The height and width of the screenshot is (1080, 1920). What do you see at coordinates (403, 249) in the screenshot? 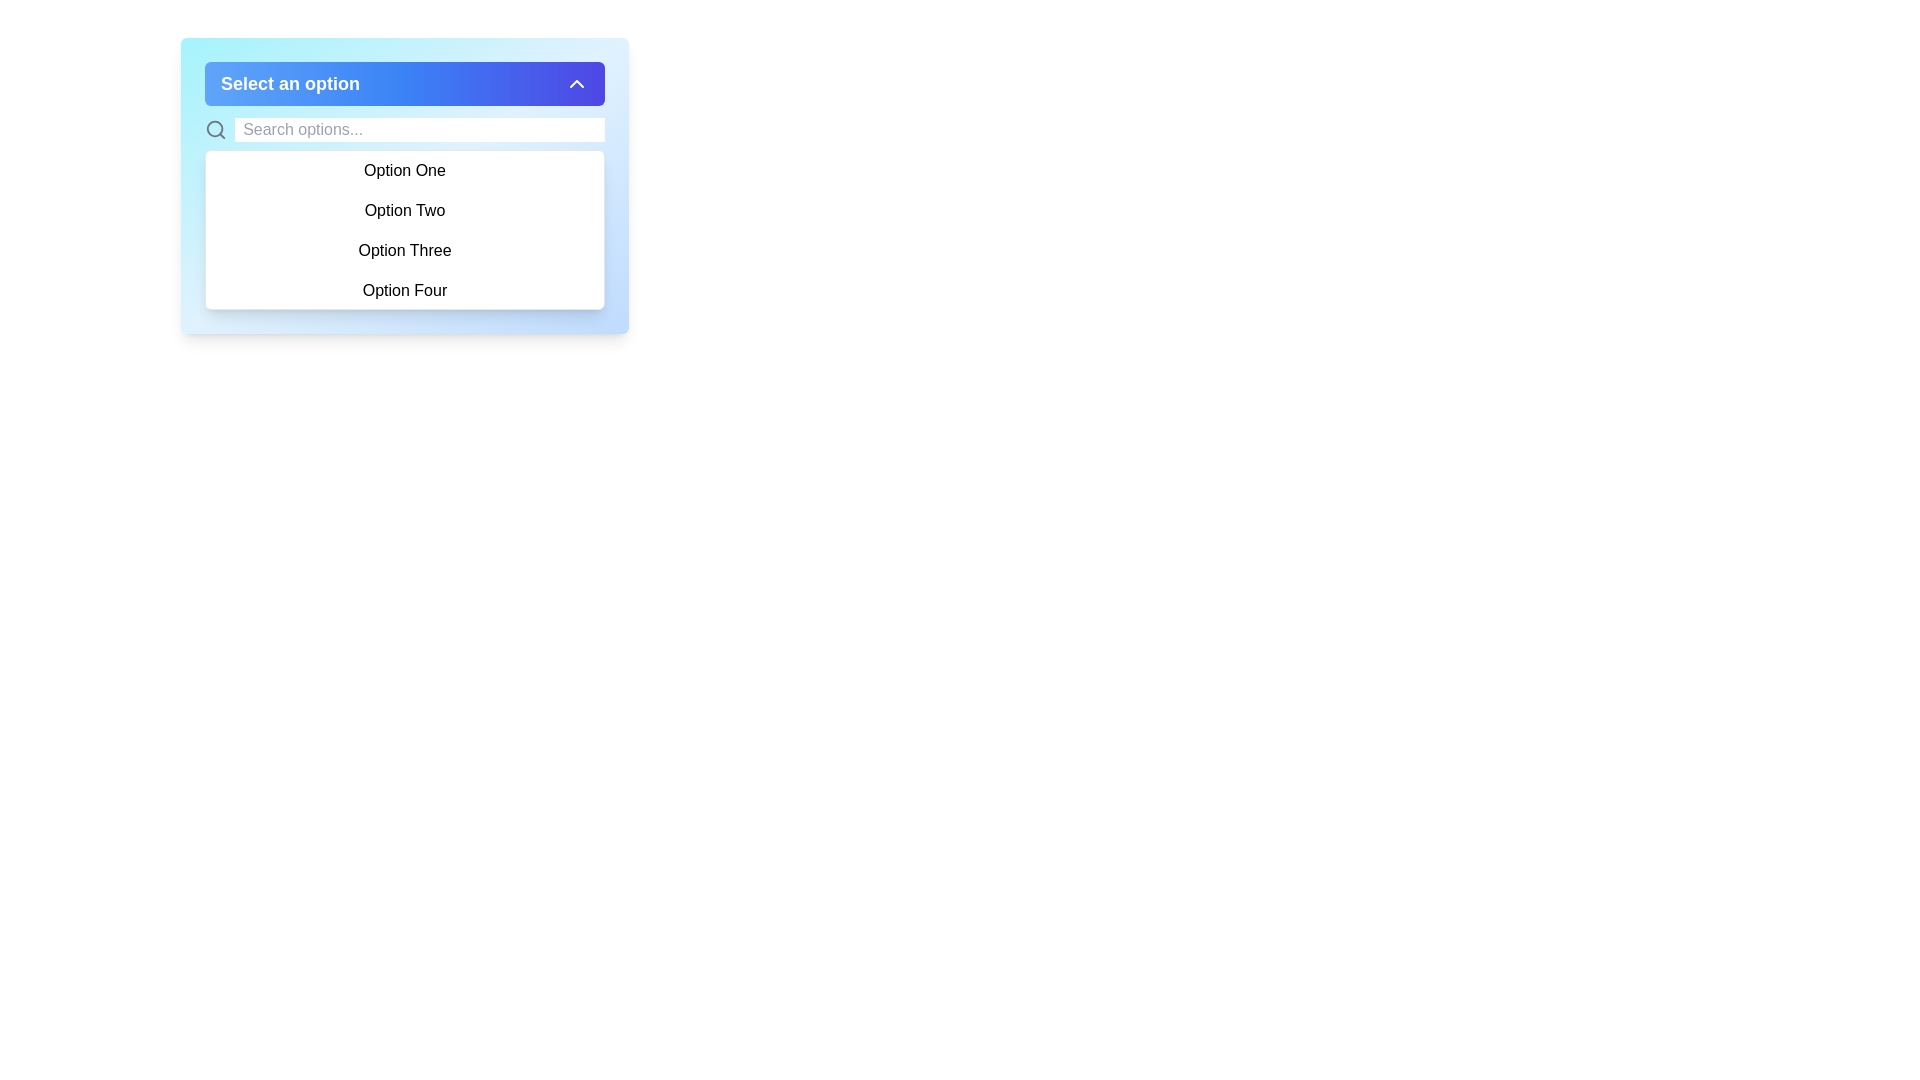
I see `the third option labeled 'Option Three' in the dropdown menu` at bounding box center [403, 249].